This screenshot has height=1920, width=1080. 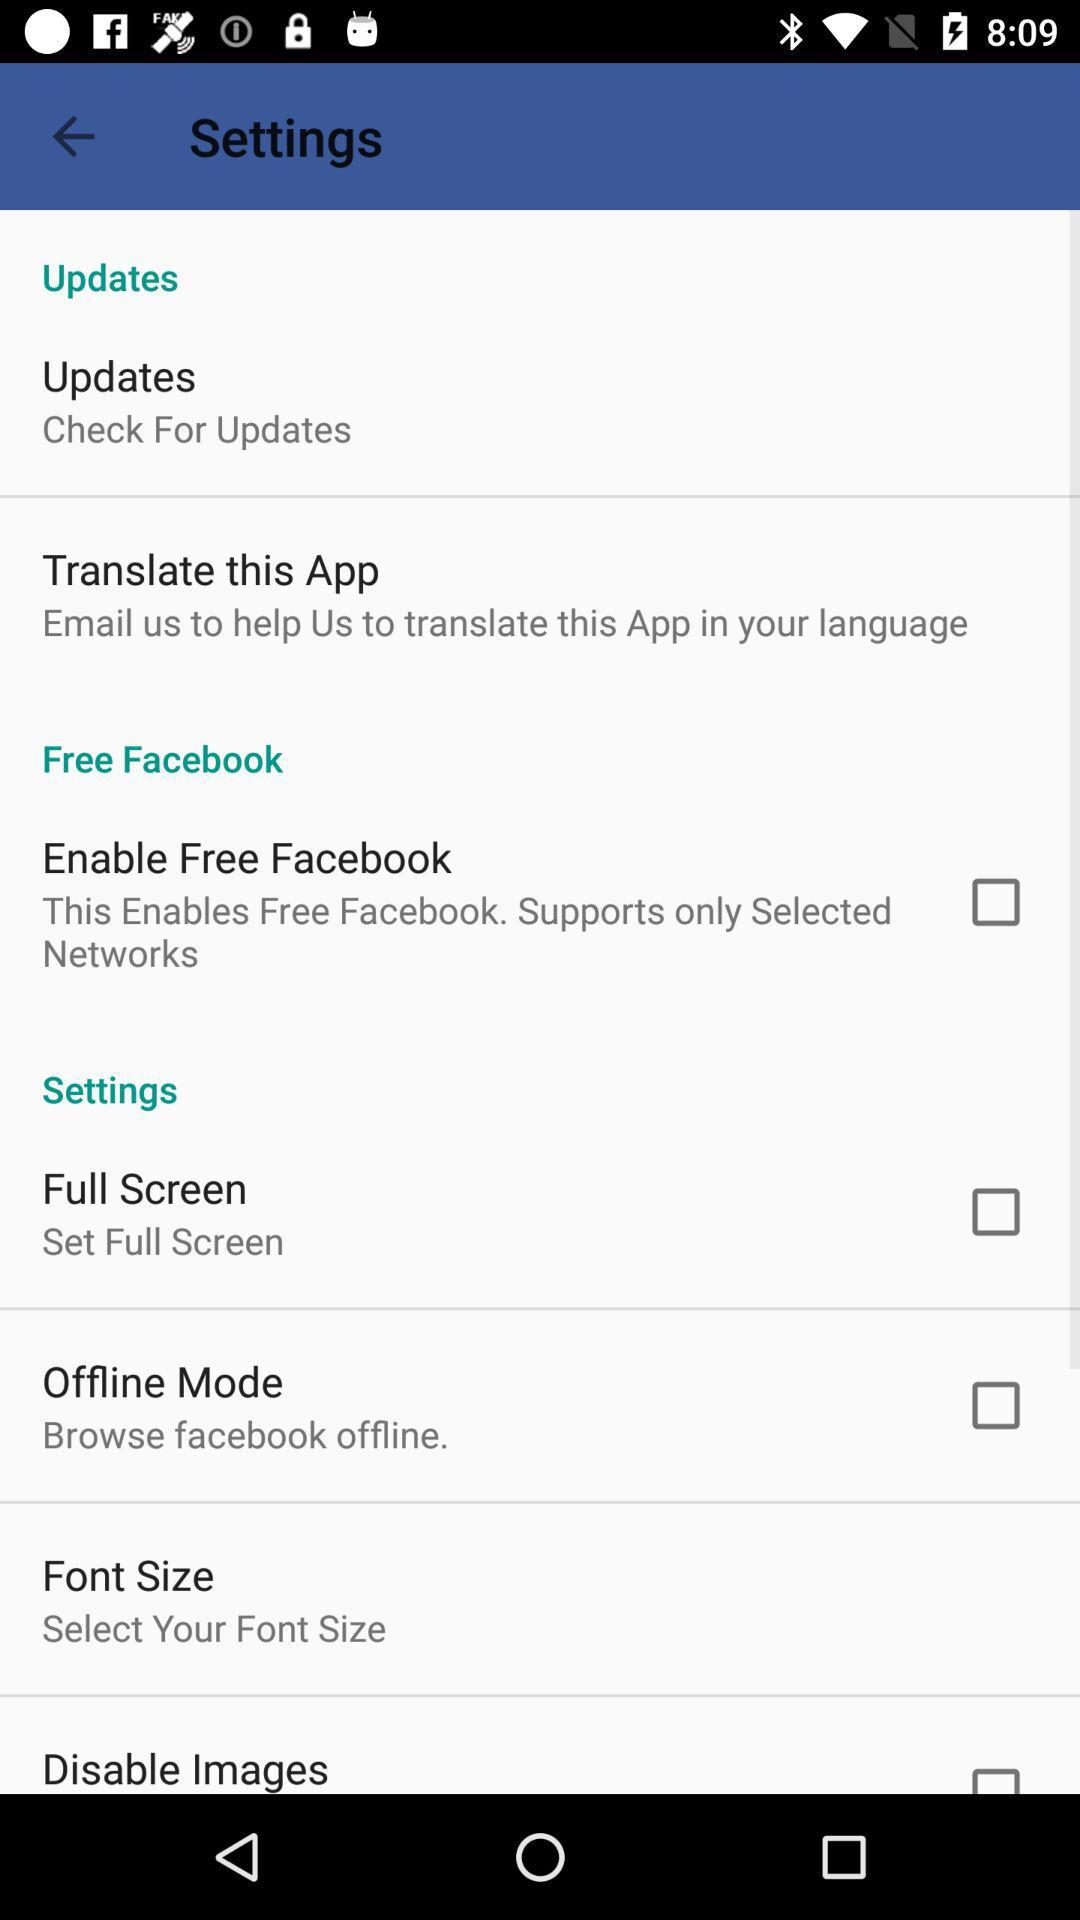 What do you see at coordinates (196, 427) in the screenshot?
I see `the check for updates item` at bounding box center [196, 427].